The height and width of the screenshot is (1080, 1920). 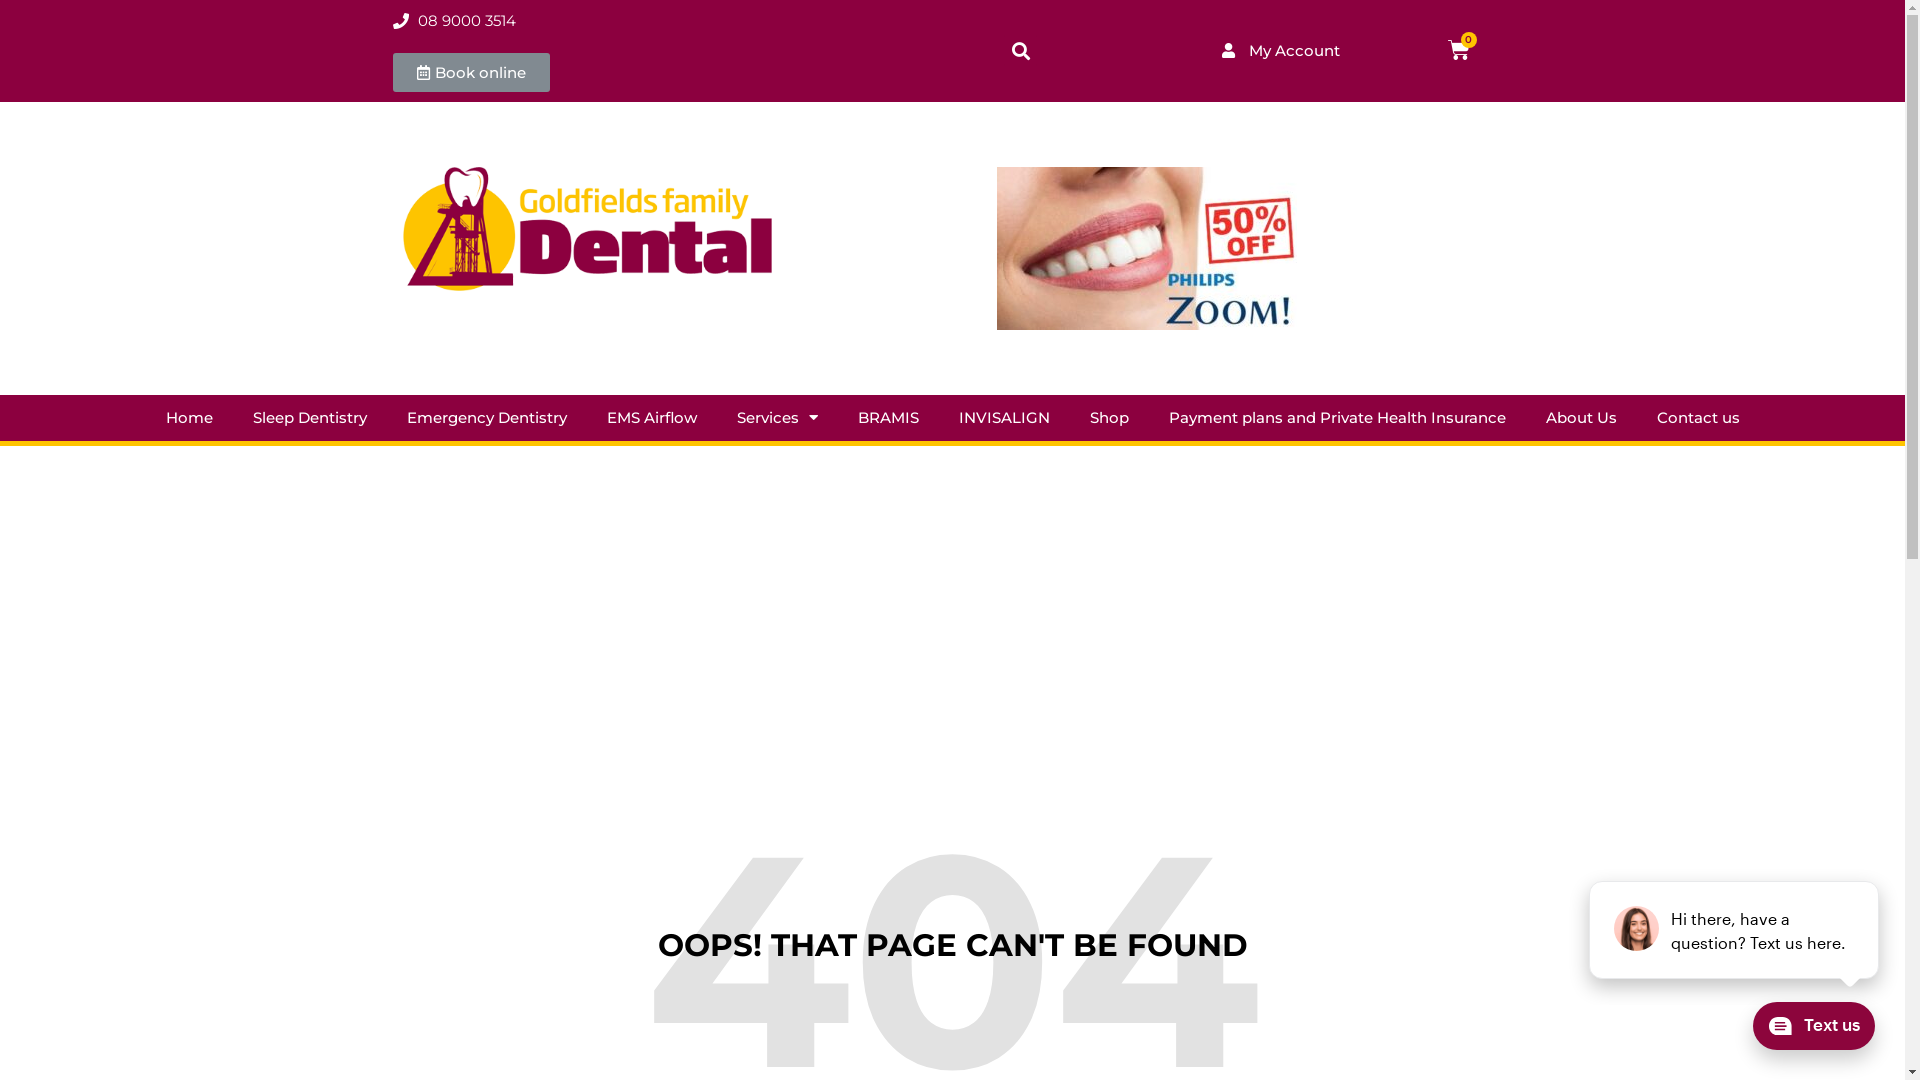 I want to click on 'About Us', so click(x=1580, y=415).